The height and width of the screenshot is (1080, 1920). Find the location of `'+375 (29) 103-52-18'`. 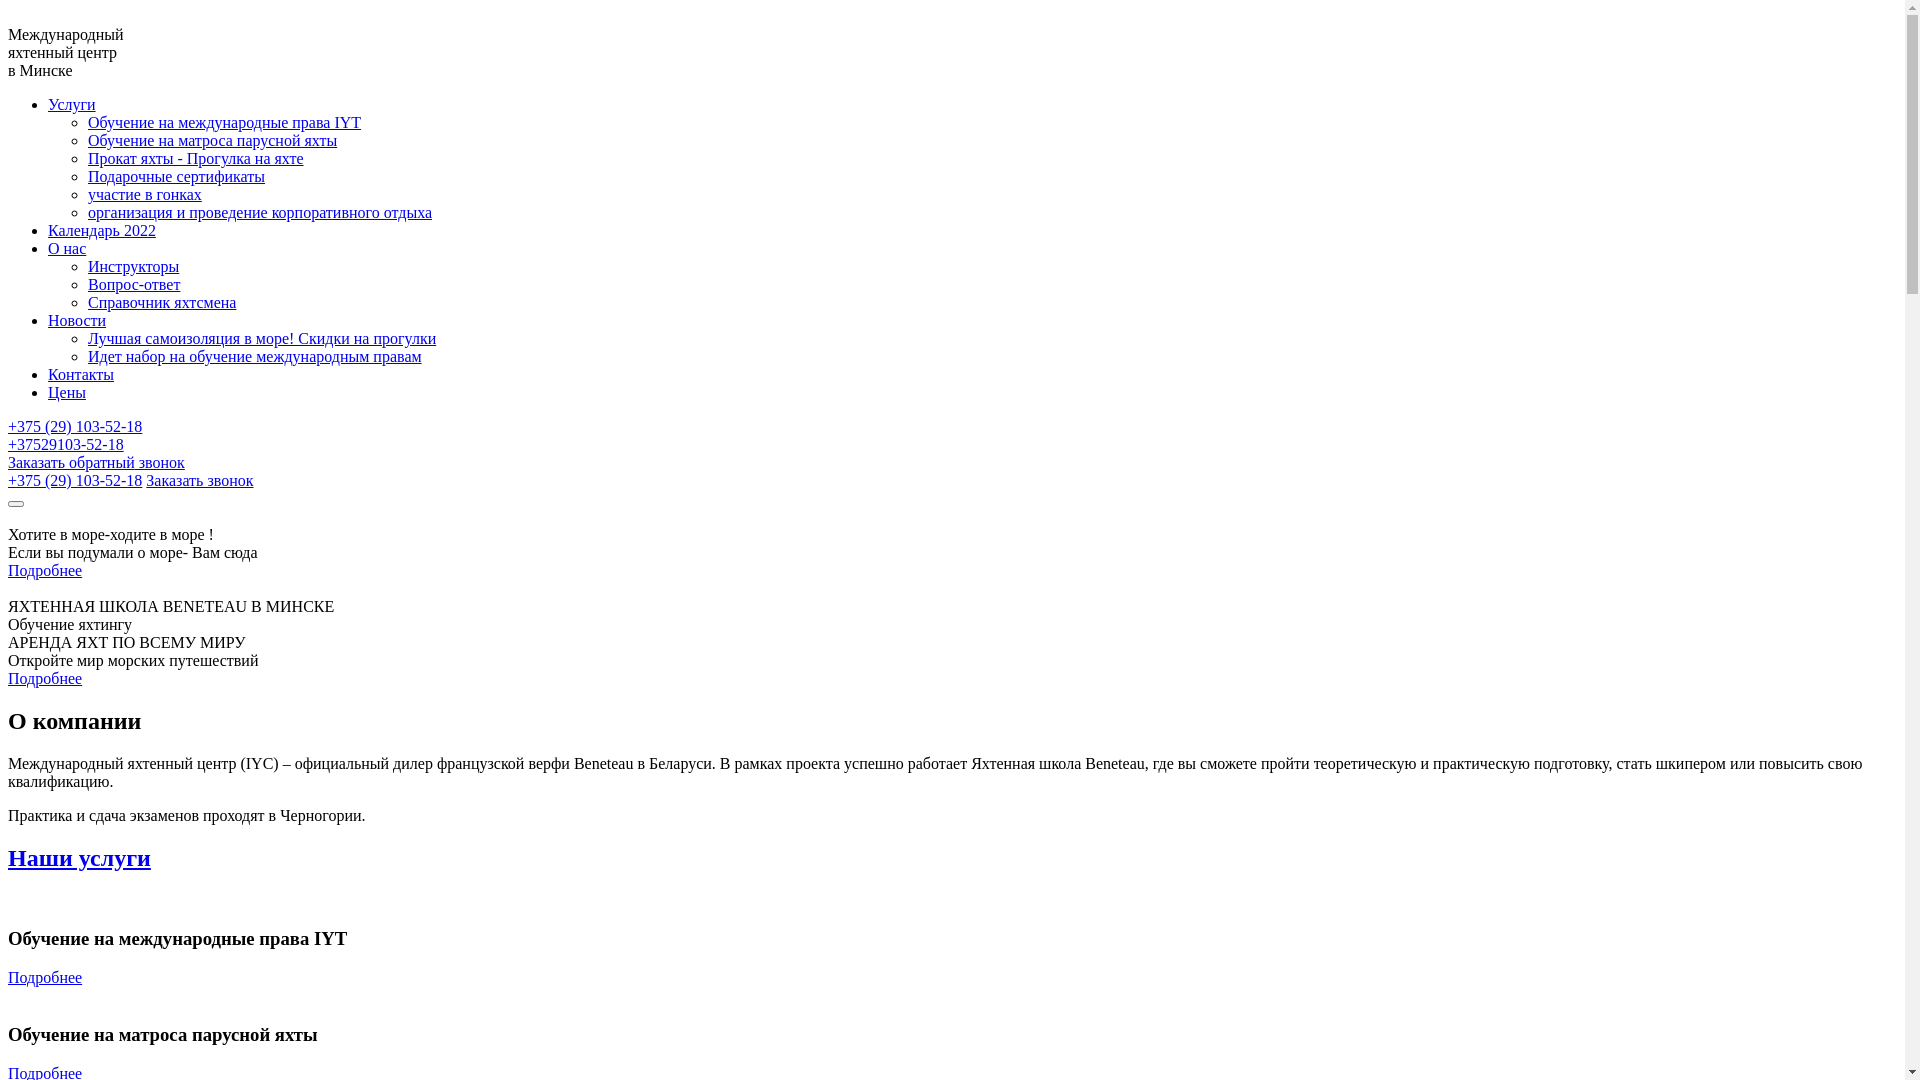

'+375 (29) 103-52-18' is located at coordinates (75, 480).